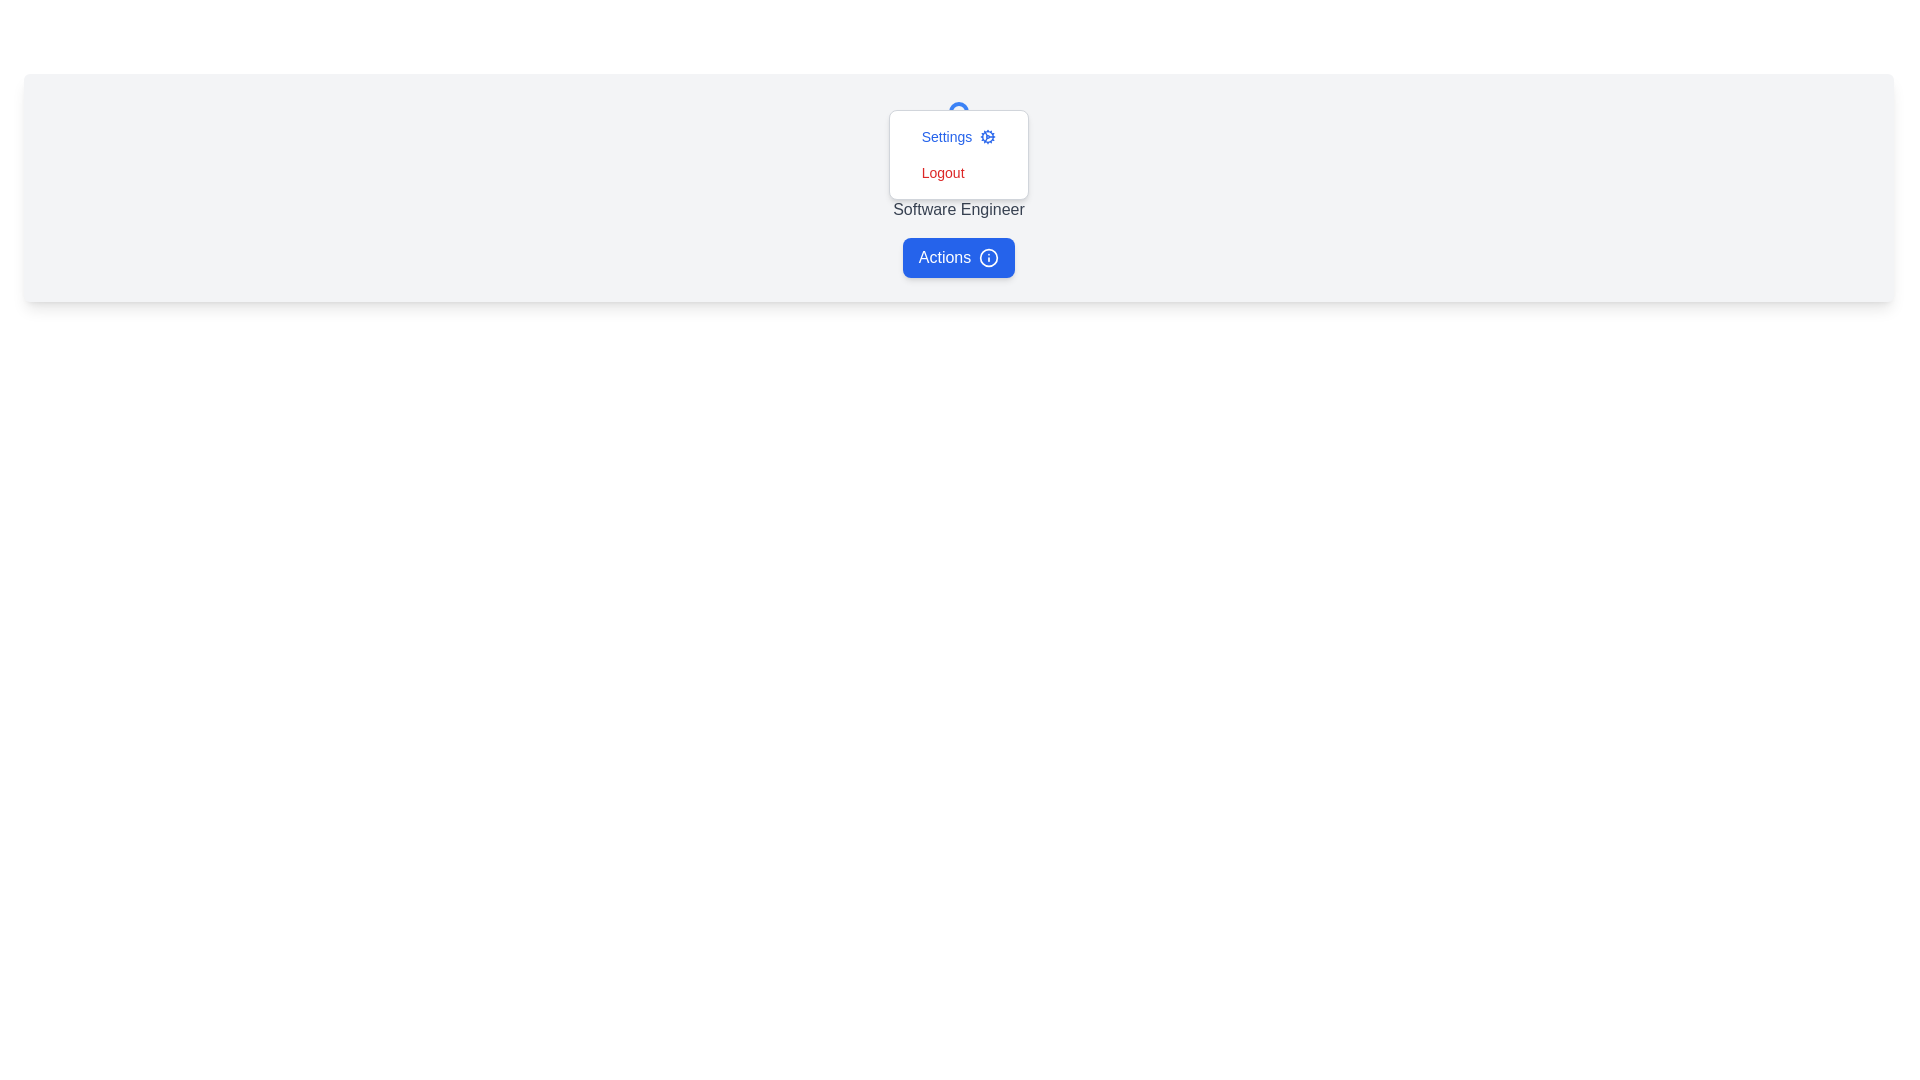 The height and width of the screenshot is (1080, 1920). What do you see at coordinates (958, 175) in the screenshot?
I see `the logout hyperlink located below the 'Settings' option in the user profile dropdown menu to log out of the account` at bounding box center [958, 175].